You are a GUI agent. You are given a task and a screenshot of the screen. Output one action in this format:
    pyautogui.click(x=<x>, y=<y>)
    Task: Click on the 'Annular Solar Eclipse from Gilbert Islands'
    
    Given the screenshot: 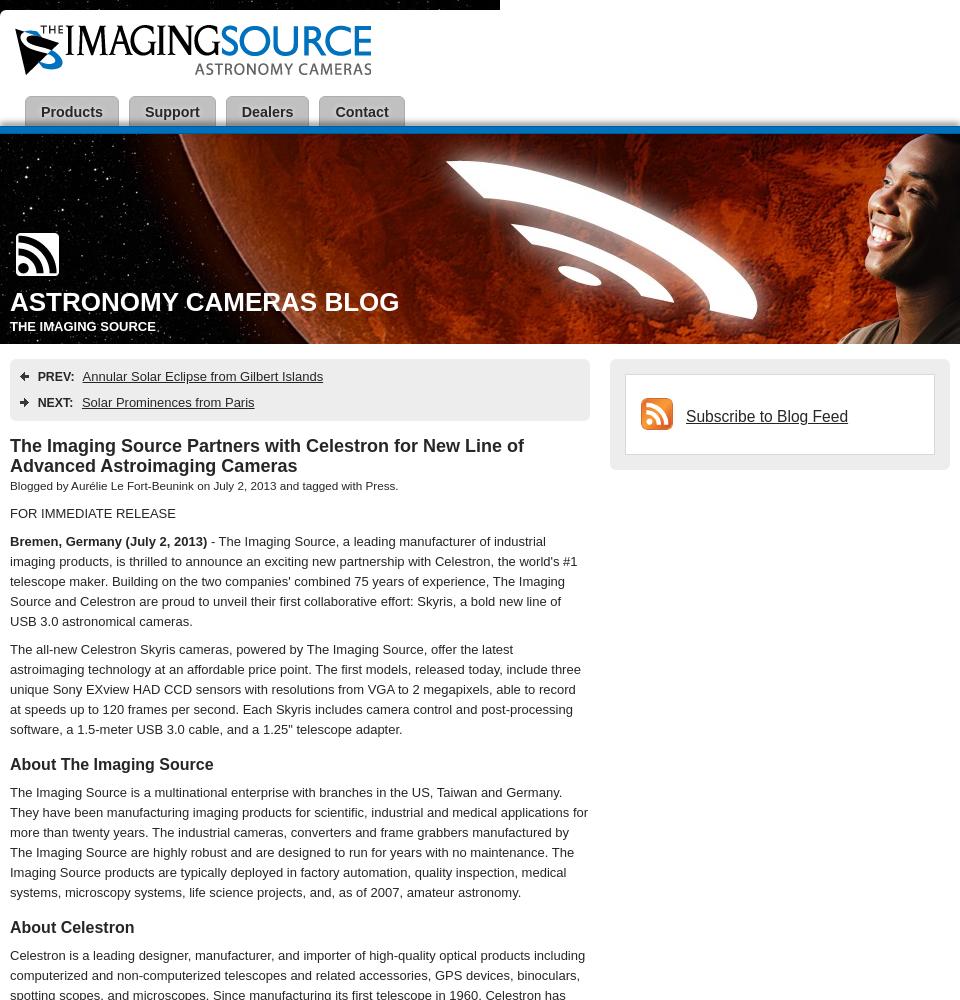 What is the action you would take?
    pyautogui.click(x=202, y=376)
    